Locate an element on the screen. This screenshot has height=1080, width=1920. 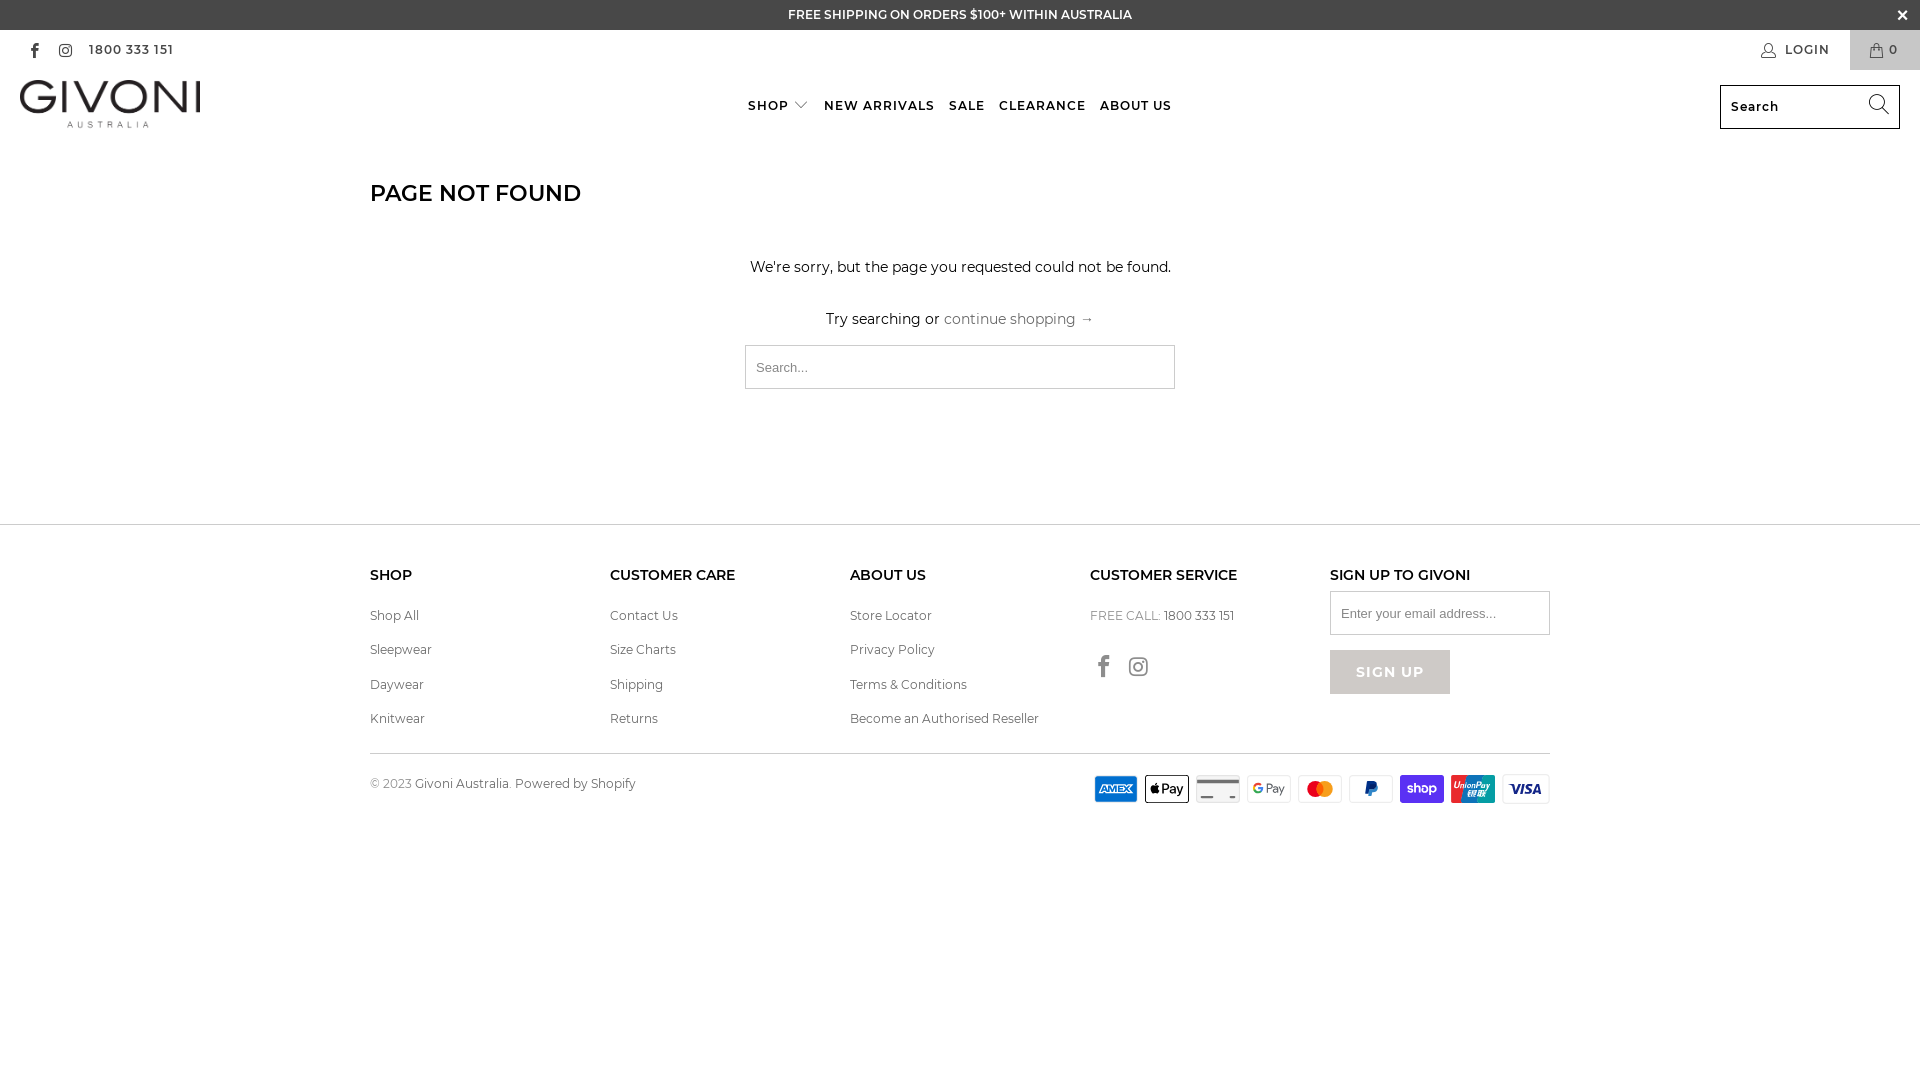
'Givoni Australia on Facebook' is located at coordinates (33, 48).